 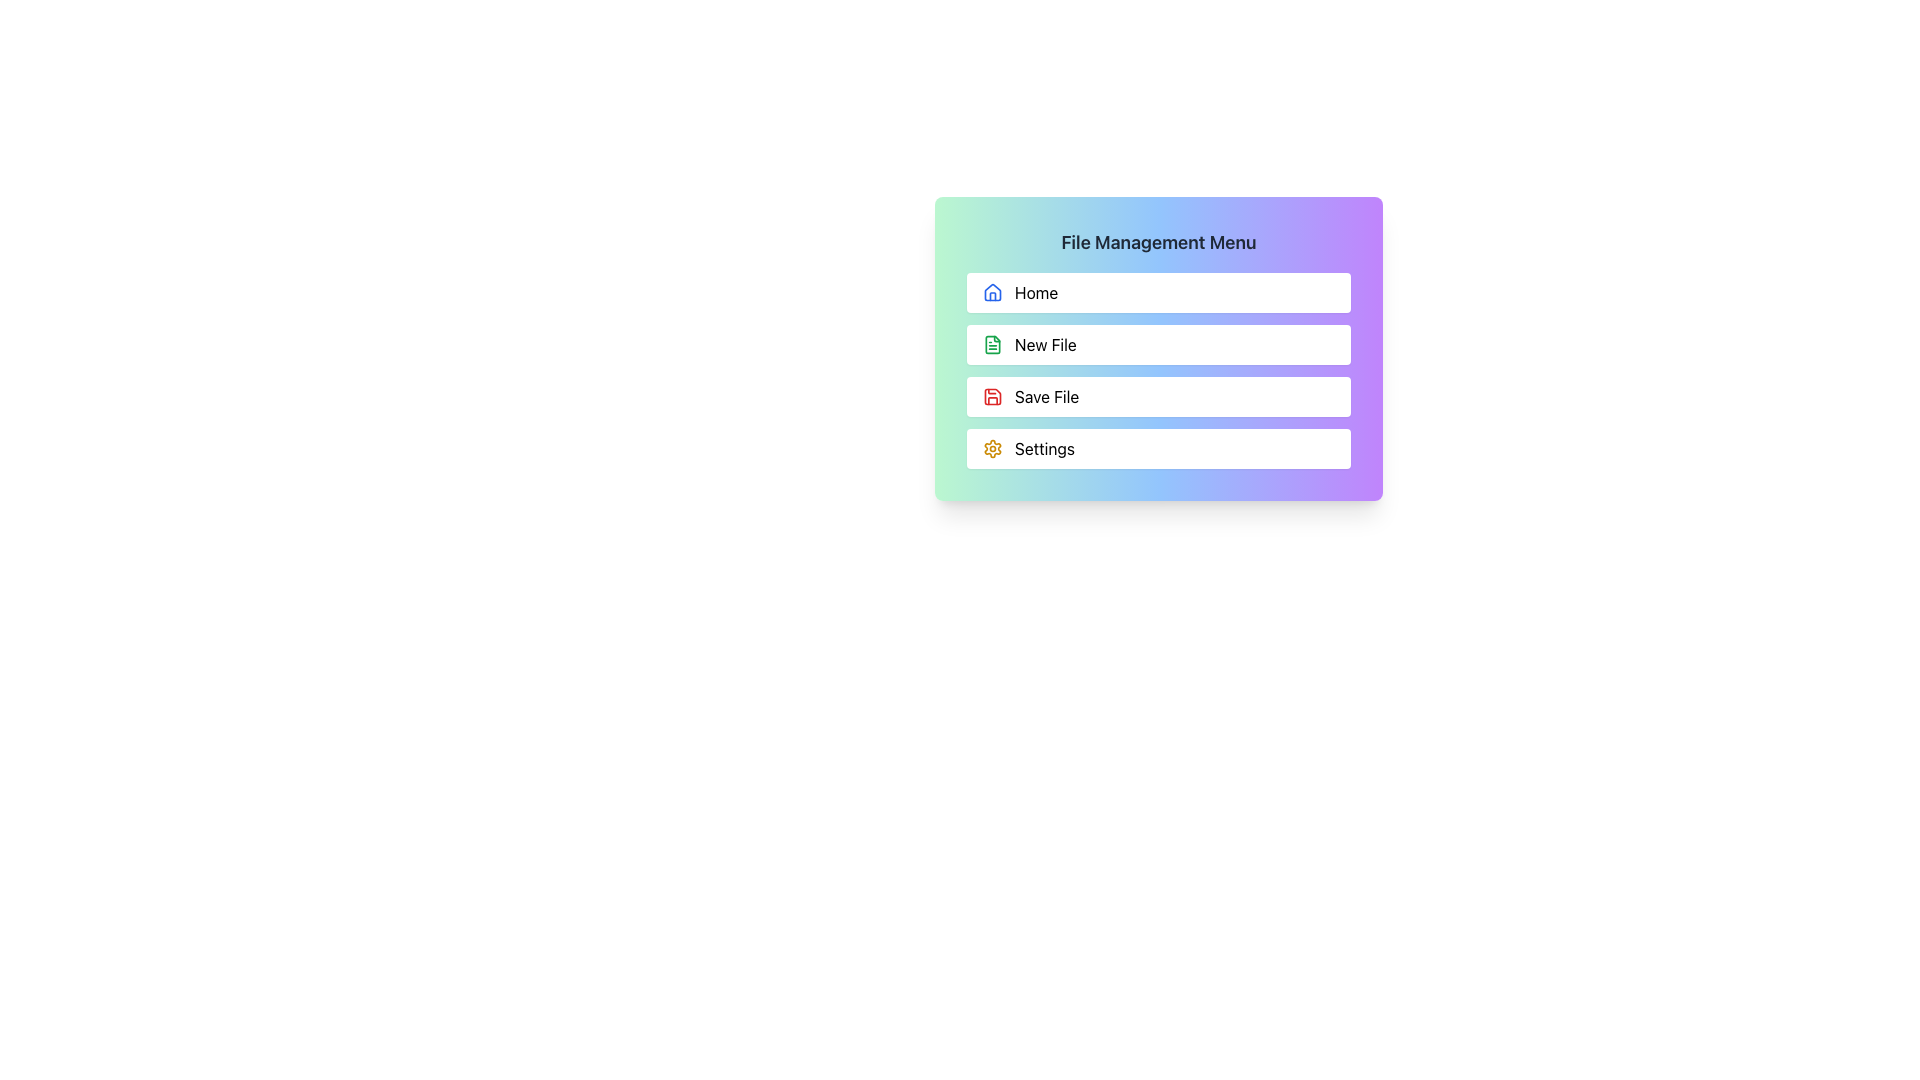 I want to click on the 'Save File' button, so click(x=1158, y=397).